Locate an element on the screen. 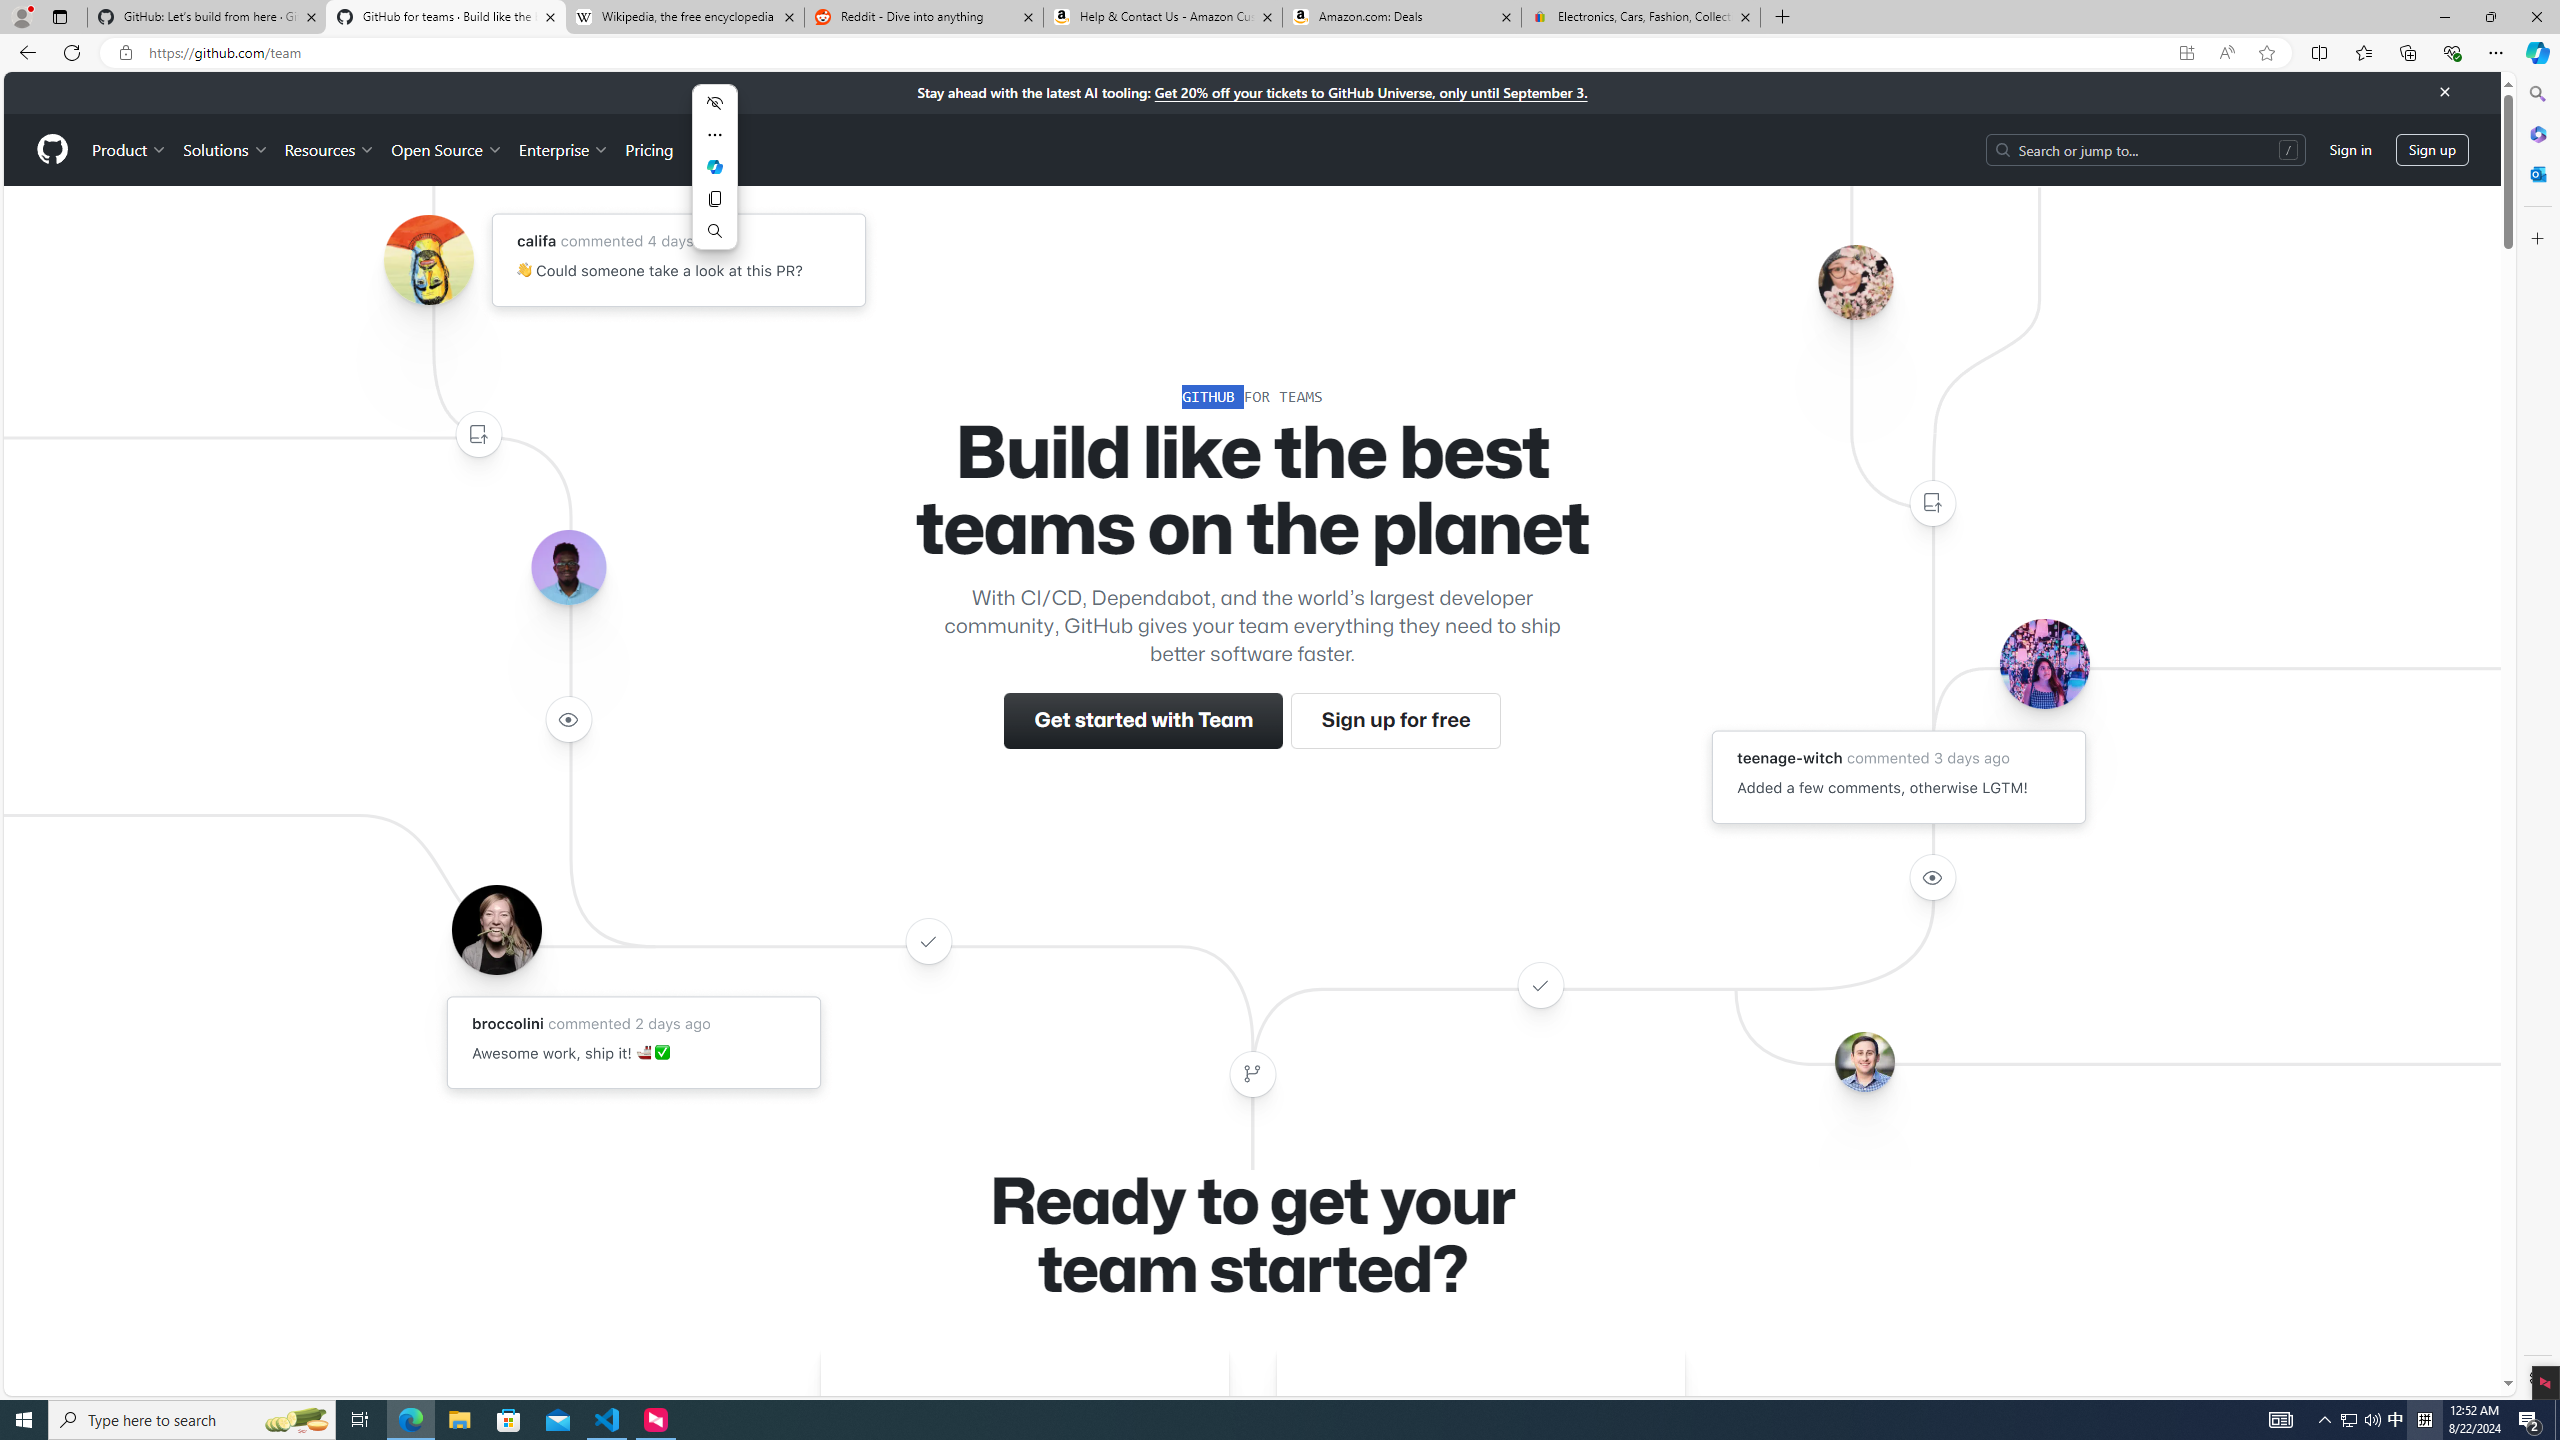 The image size is (2560, 1440). 'Pricing' is located at coordinates (648, 149).